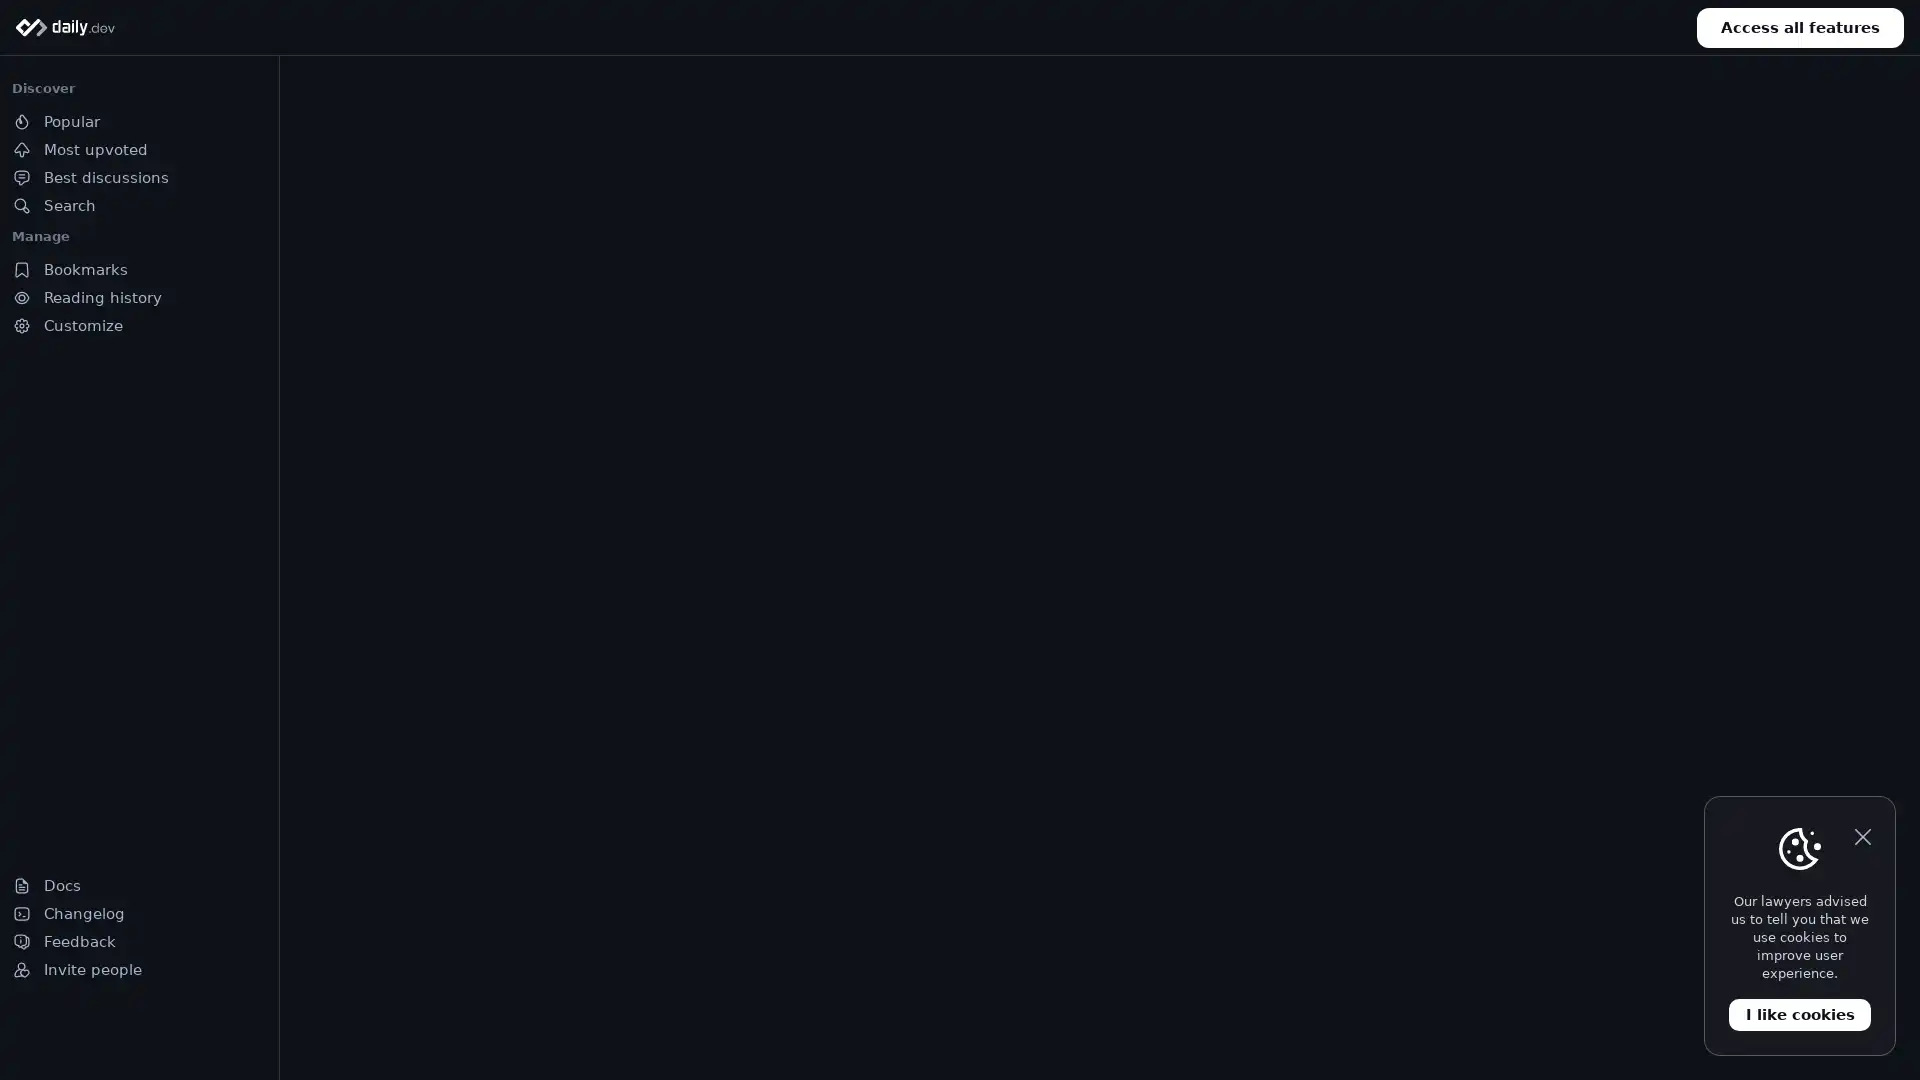 This screenshot has height=1080, width=1920. Describe the element at coordinates (1161, 975) in the screenshot. I see `Upvote` at that location.